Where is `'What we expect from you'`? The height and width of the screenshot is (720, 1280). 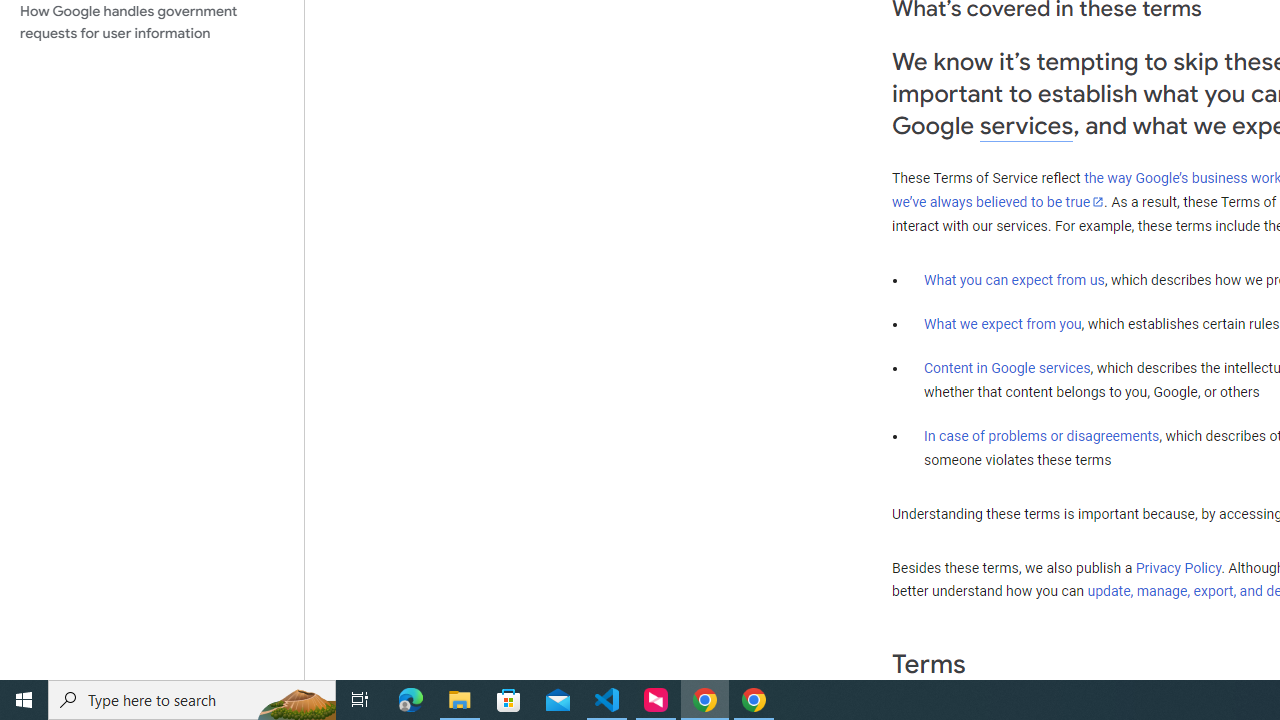 'What we expect from you' is located at coordinates (1002, 323).